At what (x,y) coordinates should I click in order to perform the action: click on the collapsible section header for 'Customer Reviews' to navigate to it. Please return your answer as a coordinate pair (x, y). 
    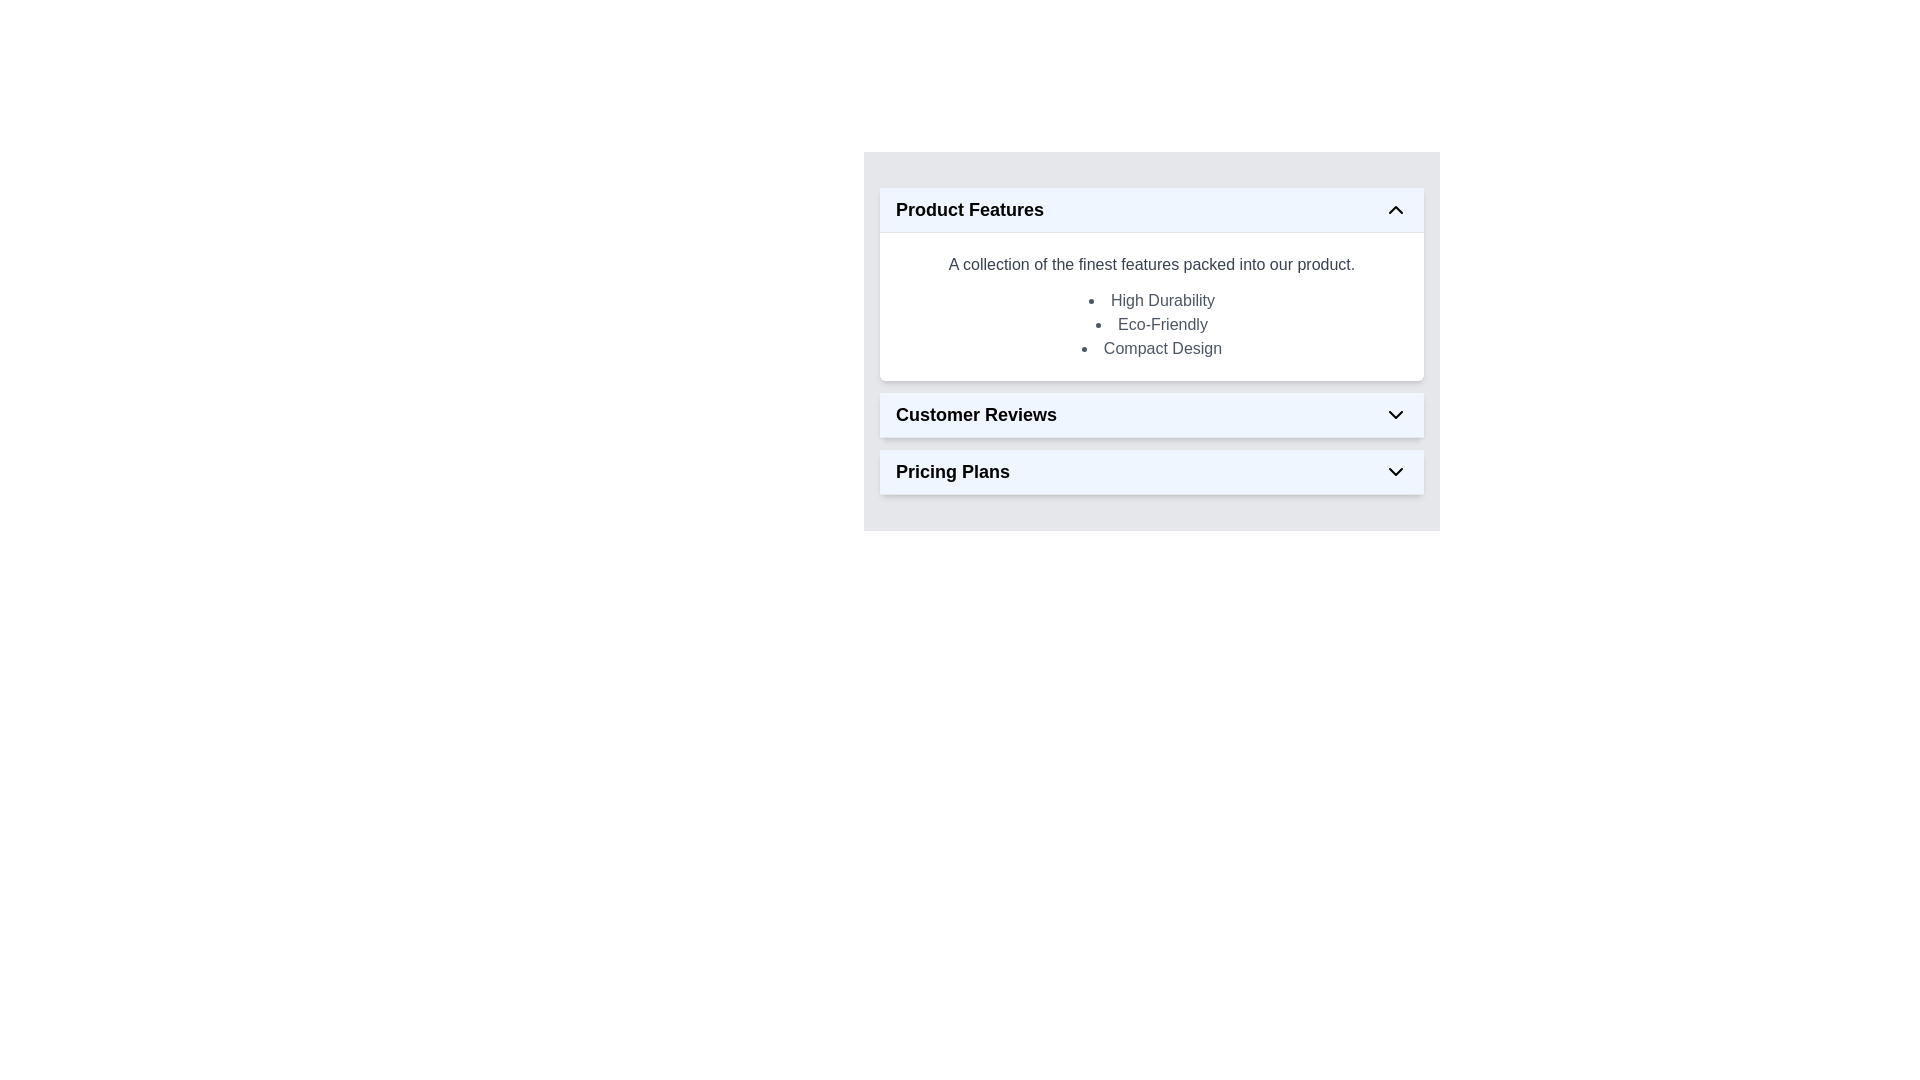
    Looking at the image, I should click on (1152, 414).